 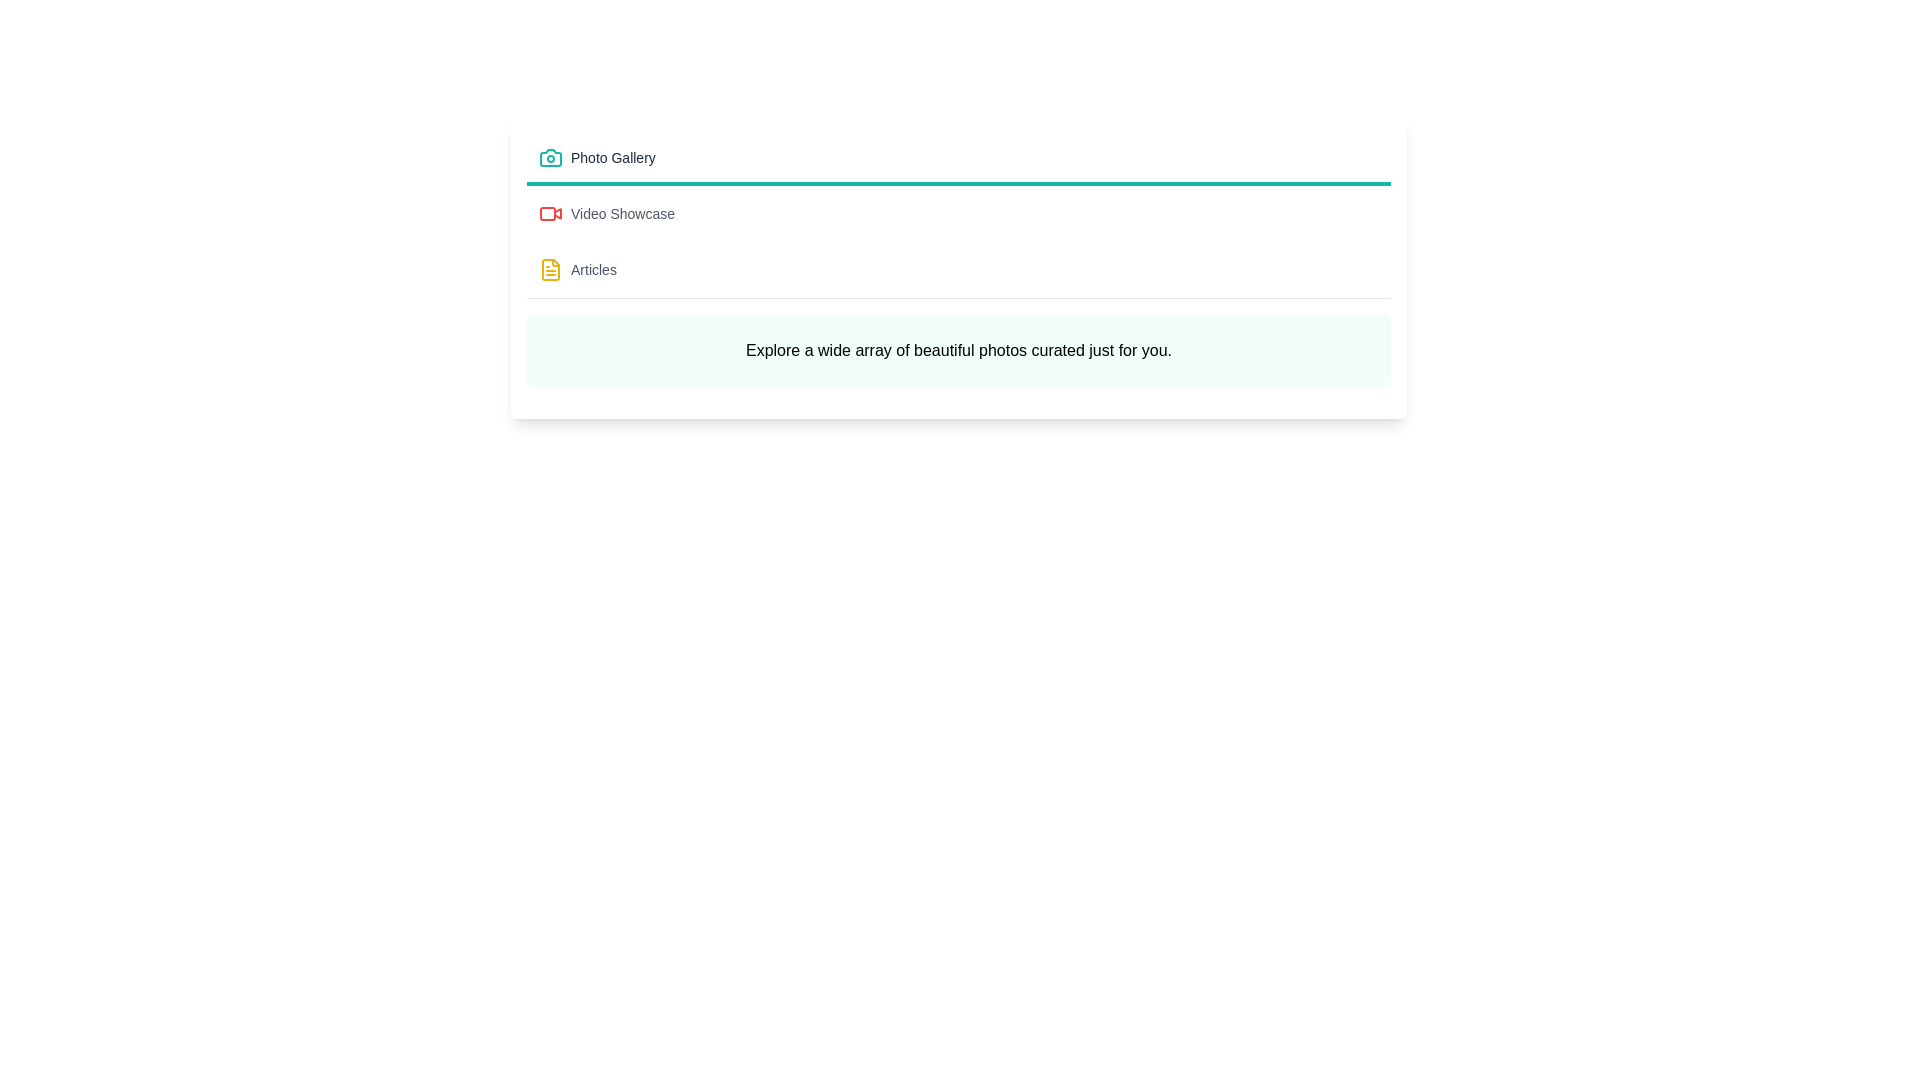 I want to click on the tab corresponding to Photo Gallery, so click(x=958, y=158).